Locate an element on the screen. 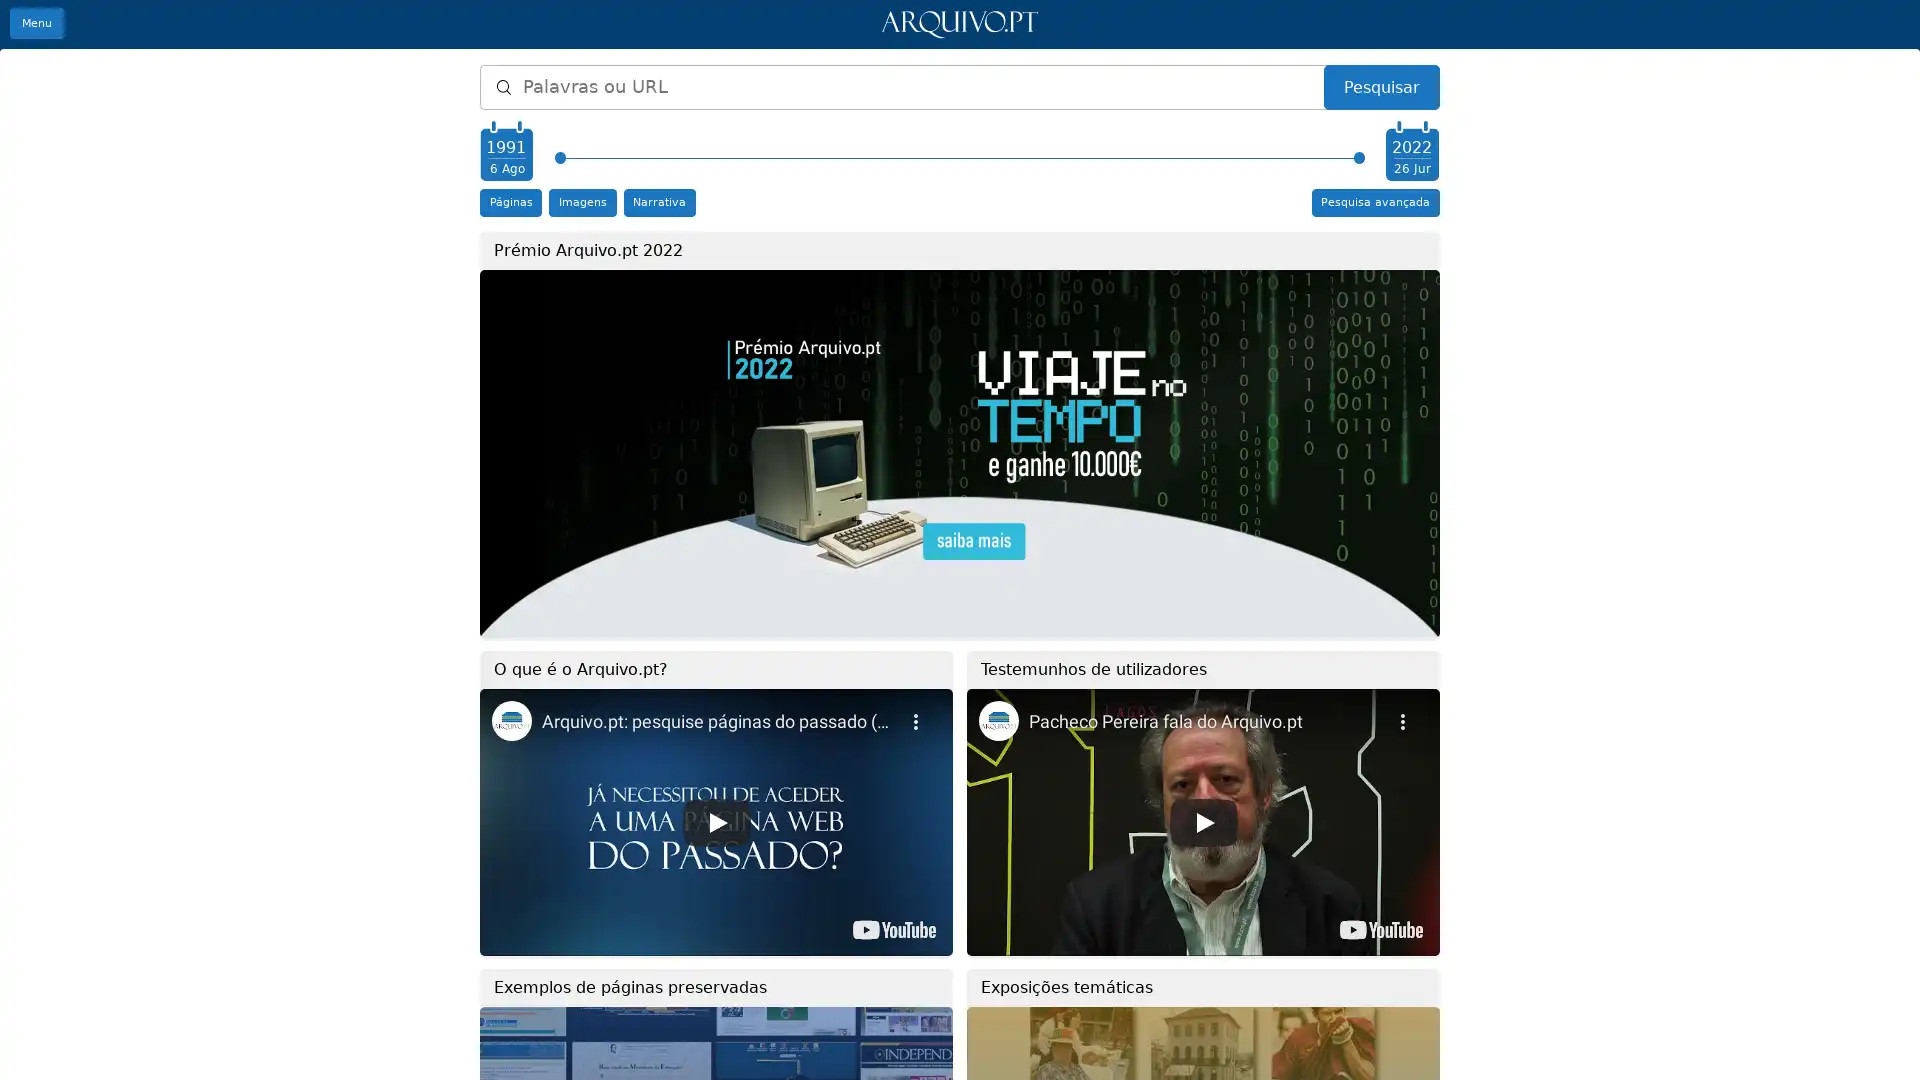 The width and height of the screenshot is (1920, 1080). Pesquisar is located at coordinates (1380, 86).